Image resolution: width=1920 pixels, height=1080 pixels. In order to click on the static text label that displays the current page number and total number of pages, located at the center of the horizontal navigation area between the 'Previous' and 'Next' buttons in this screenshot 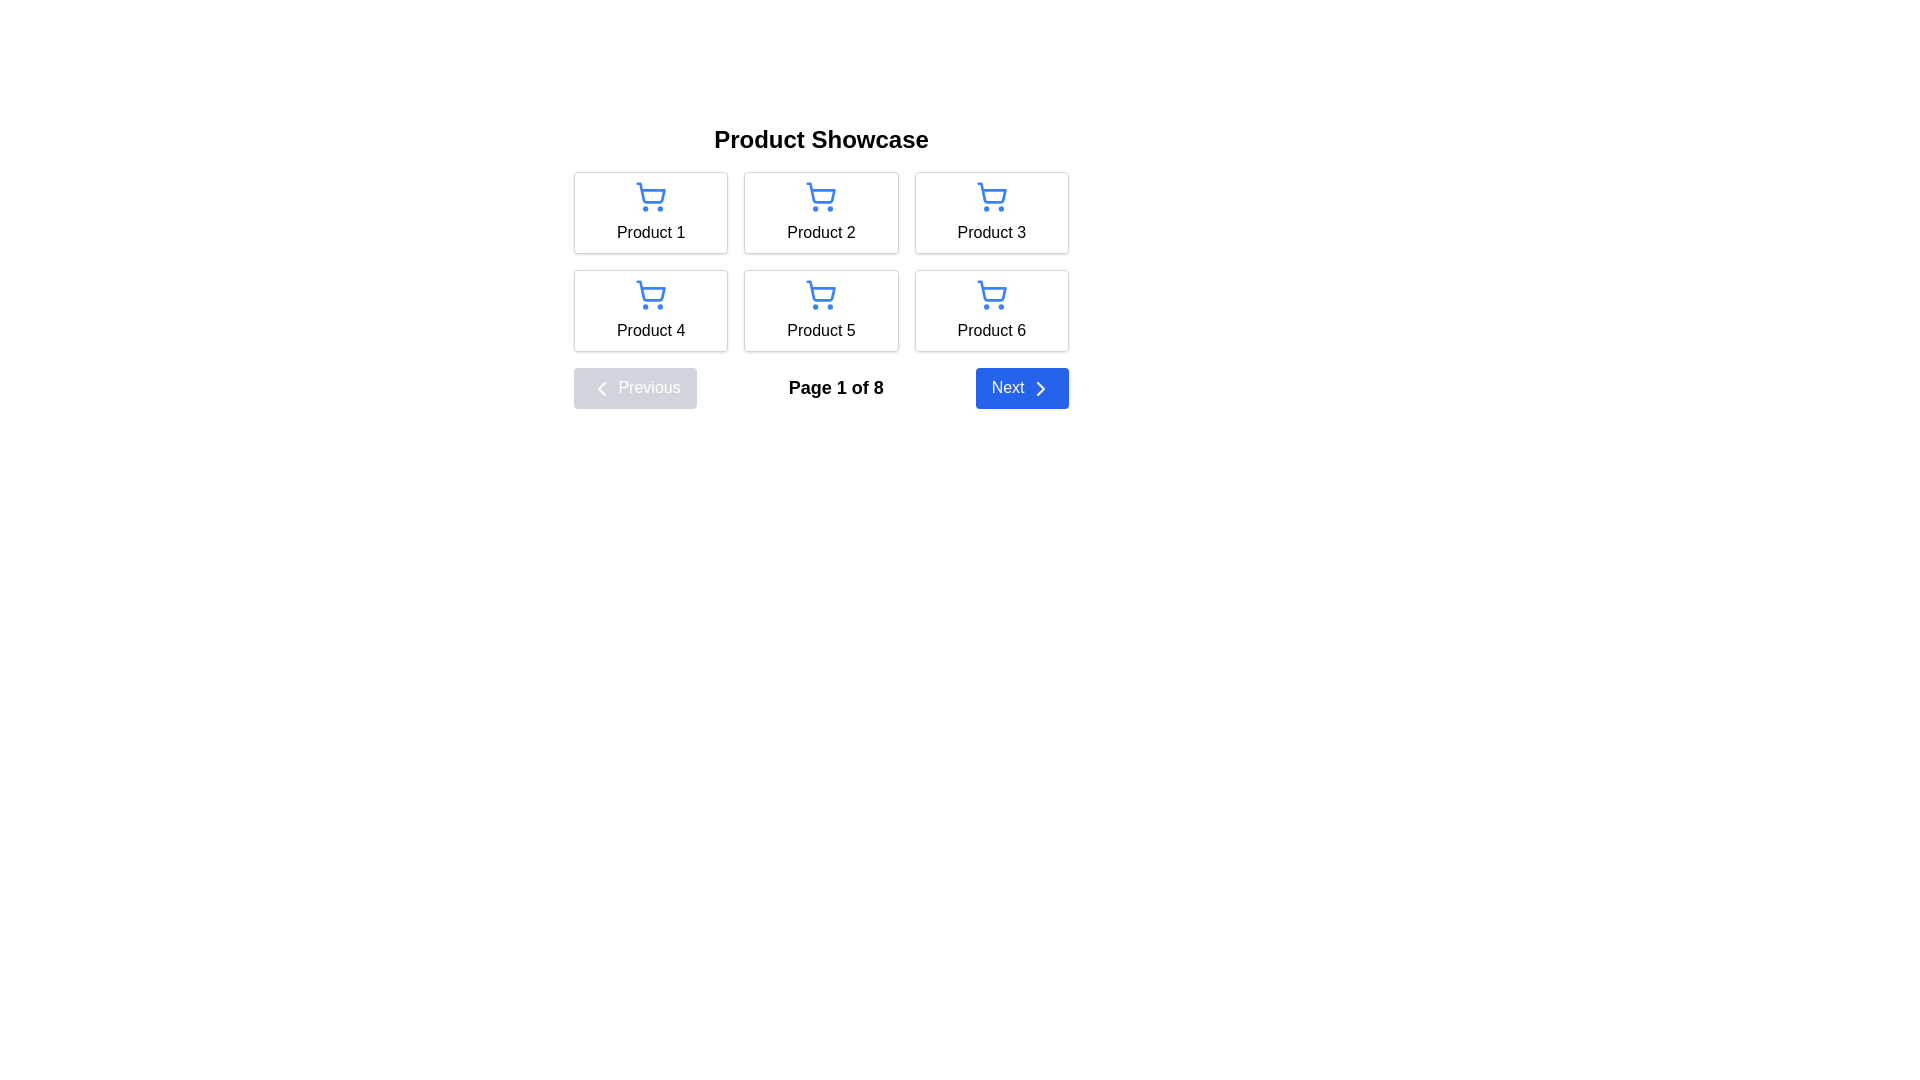, I will do `click(836, 388)`.